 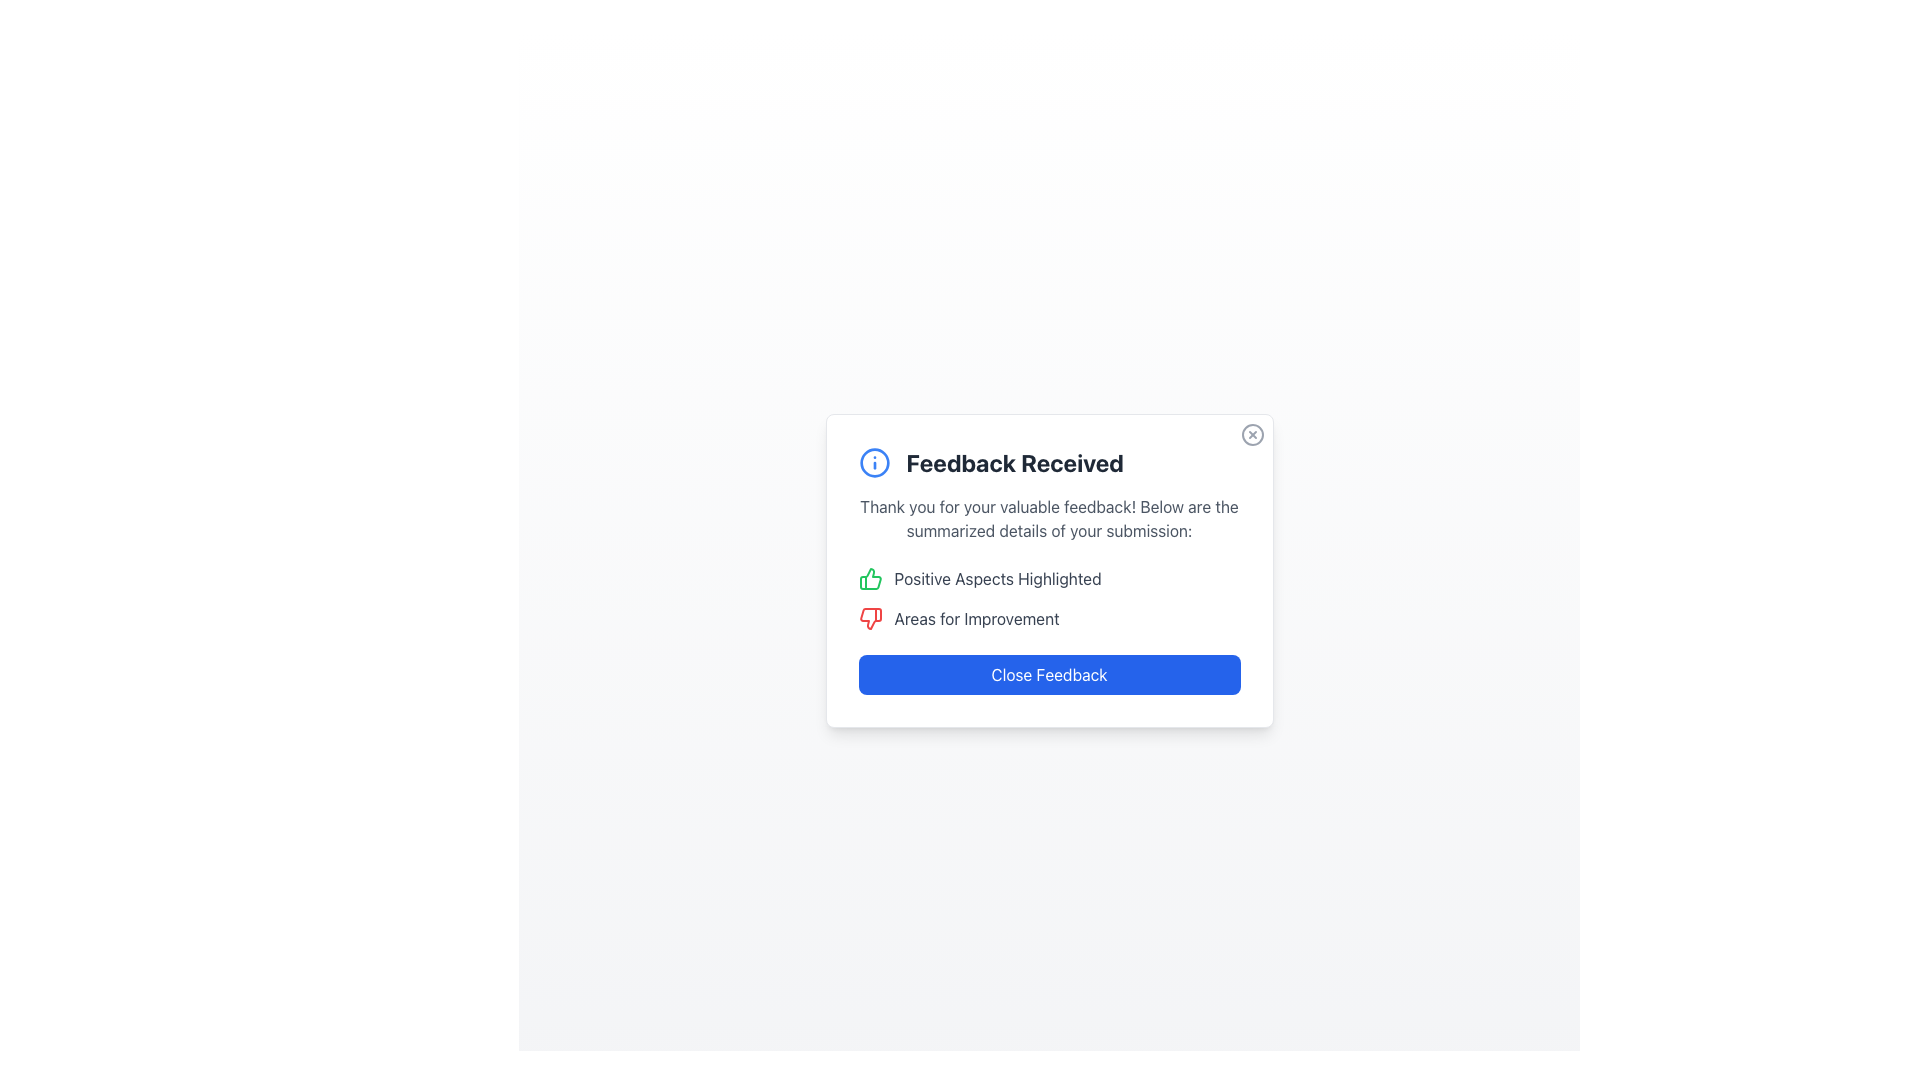 What do you see at coordinates (870, 617) in the screenshot?
I see `the red-colored thumbs-down icon that is positioned to the left of the text 'Areas for Improvement' in the feedback window` at bounding box center [870, 617].